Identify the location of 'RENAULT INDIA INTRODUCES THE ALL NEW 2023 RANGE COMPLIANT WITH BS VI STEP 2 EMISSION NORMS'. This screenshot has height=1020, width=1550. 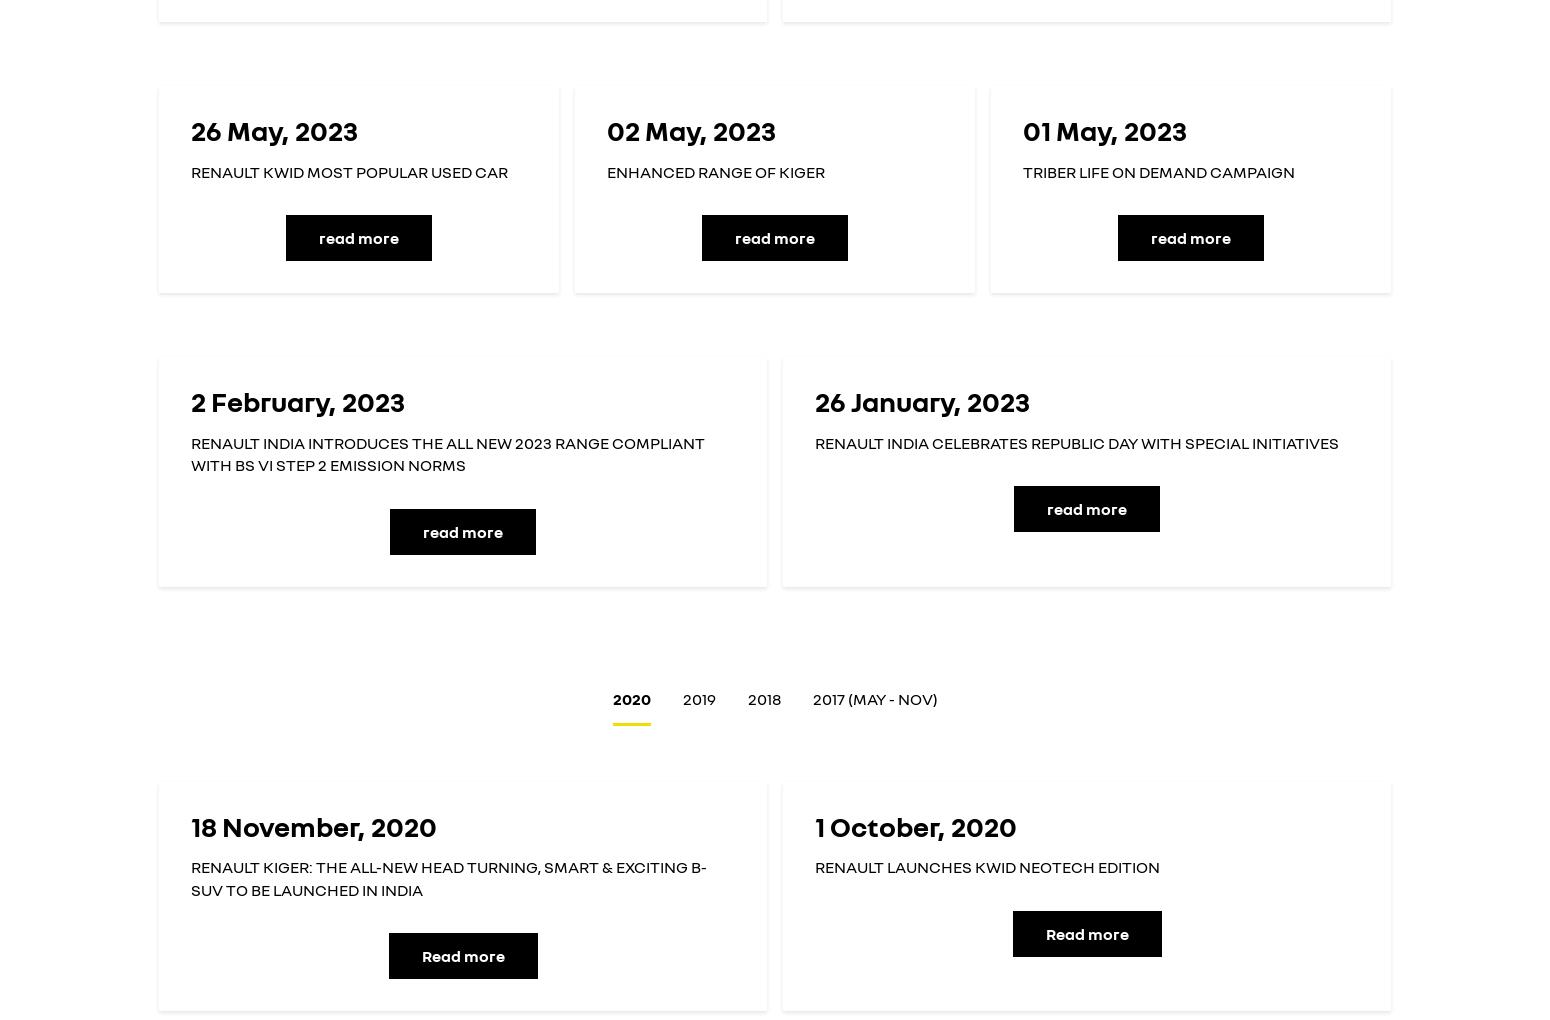
(447, 453).